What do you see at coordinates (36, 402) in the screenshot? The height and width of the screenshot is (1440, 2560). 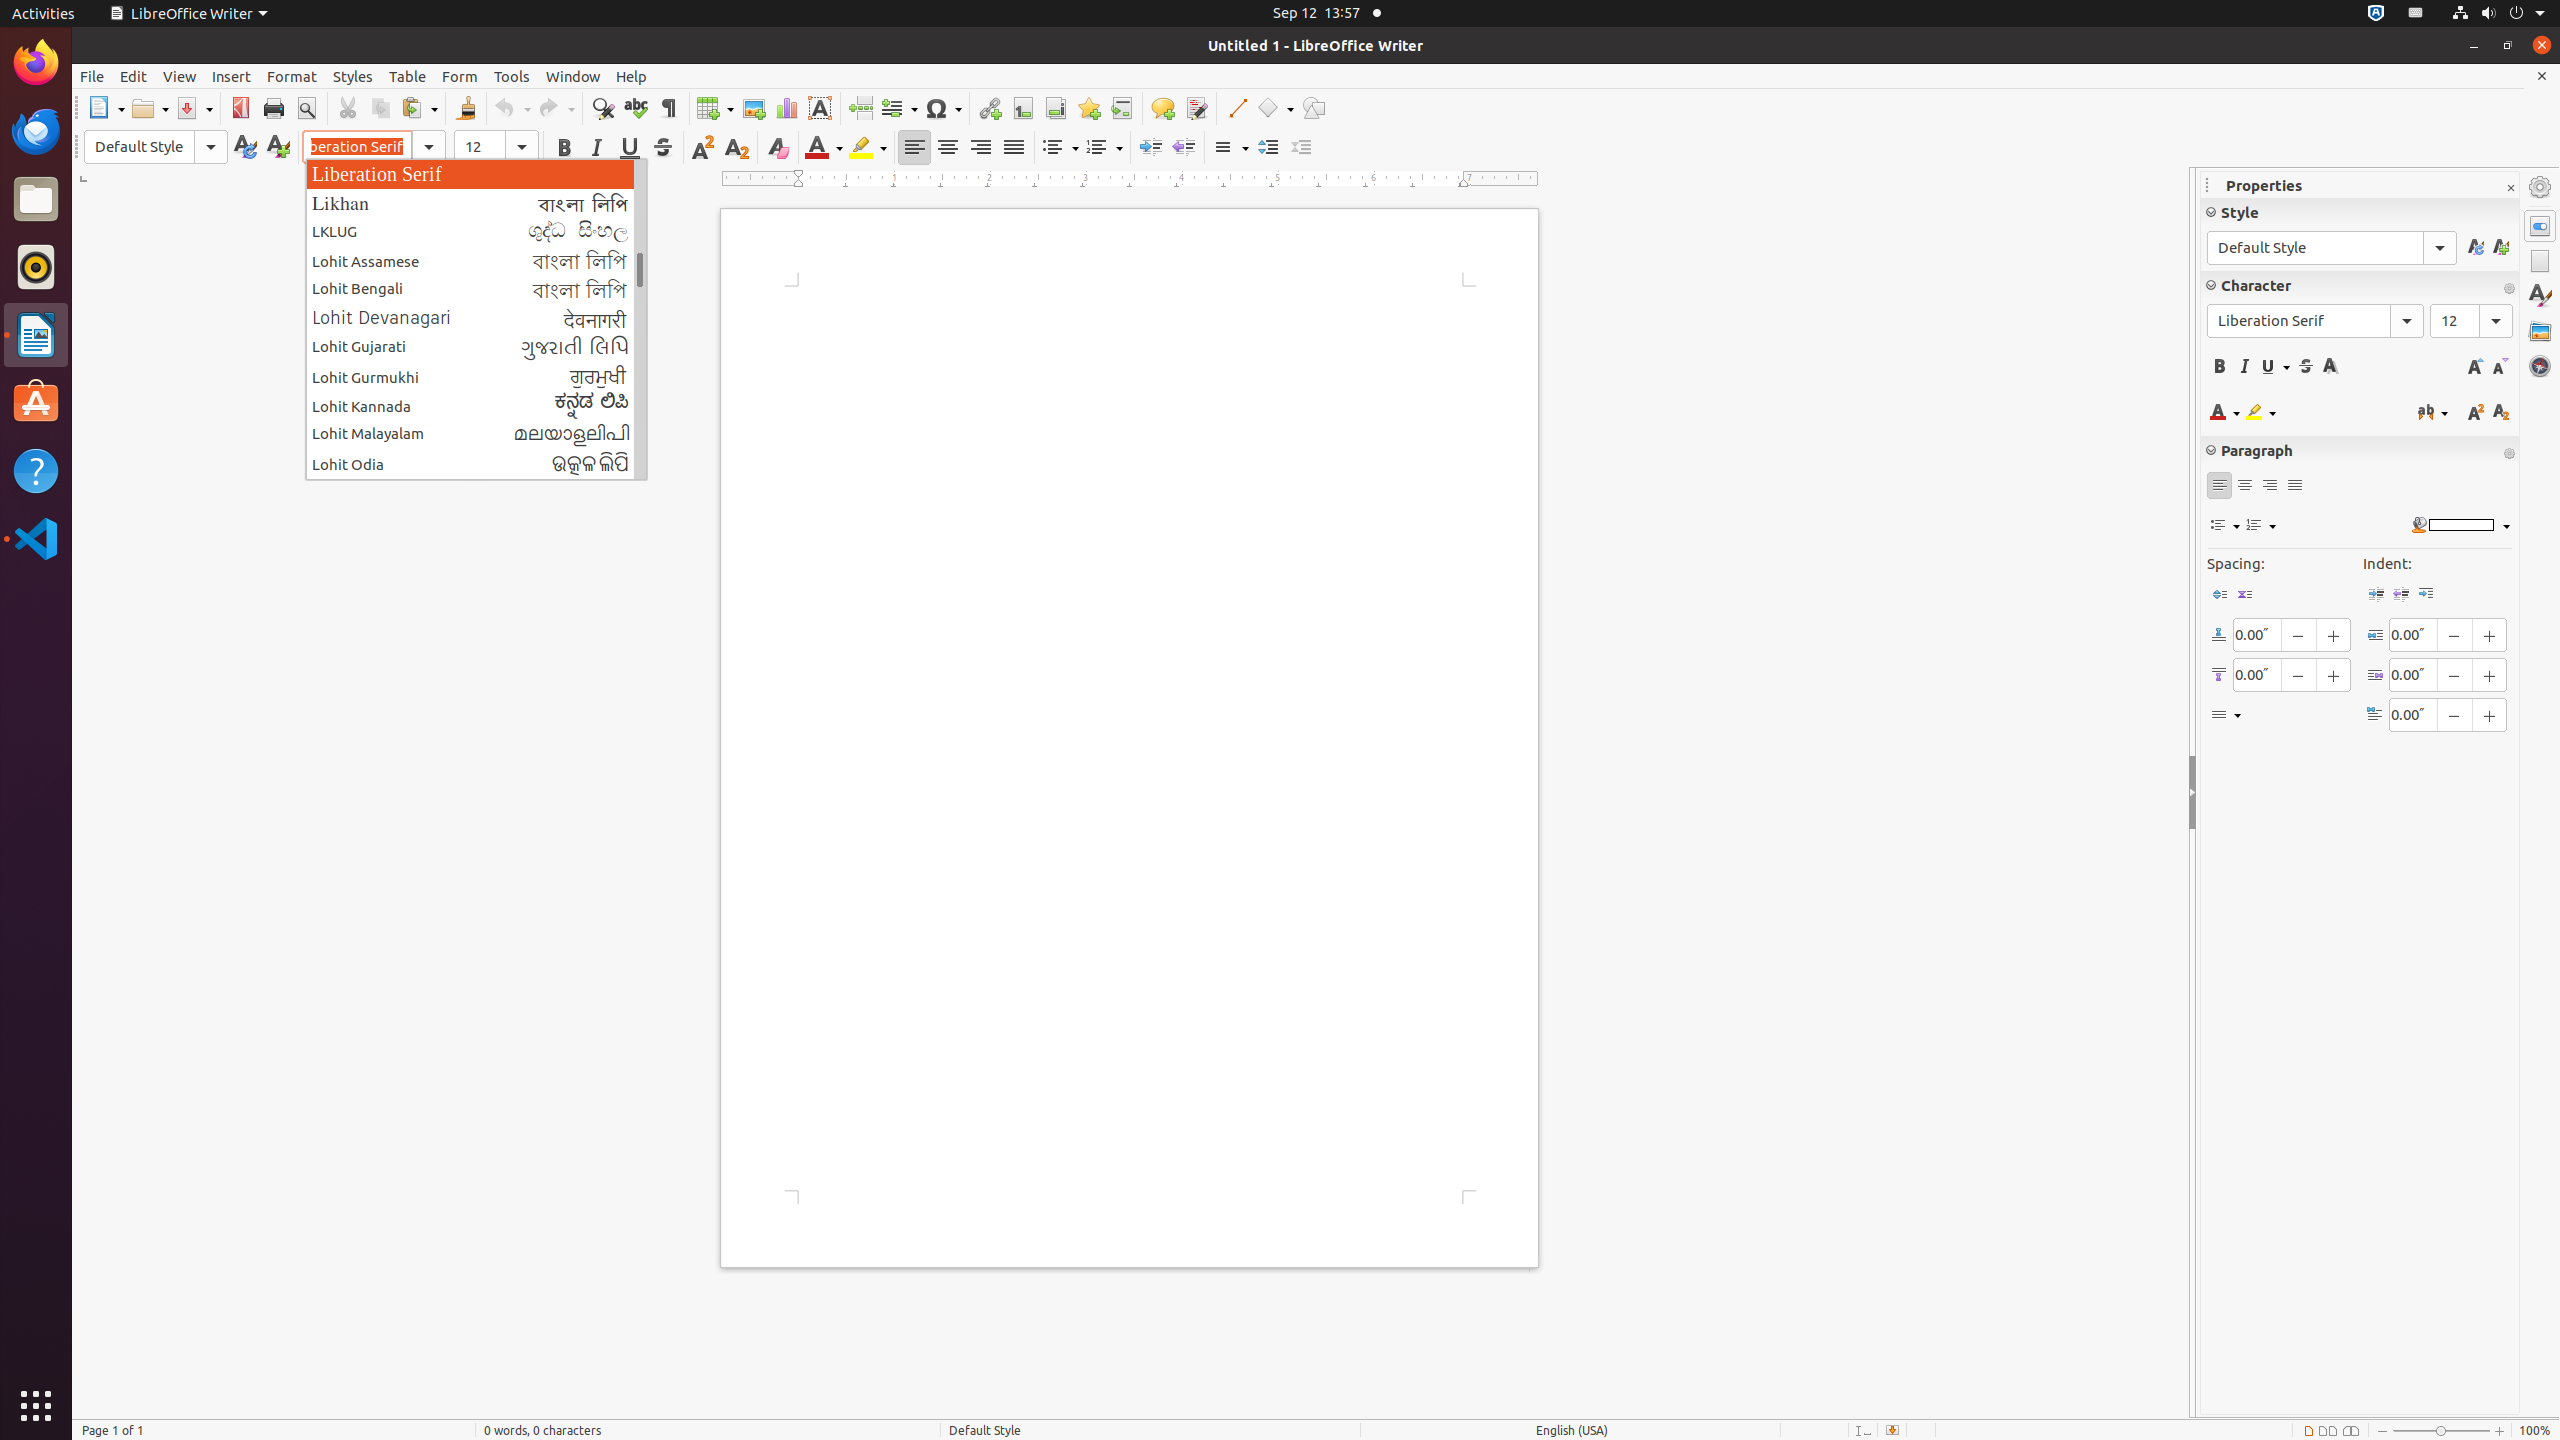 I see `'Ubuntu Software'` at bounding box center [36, 402].